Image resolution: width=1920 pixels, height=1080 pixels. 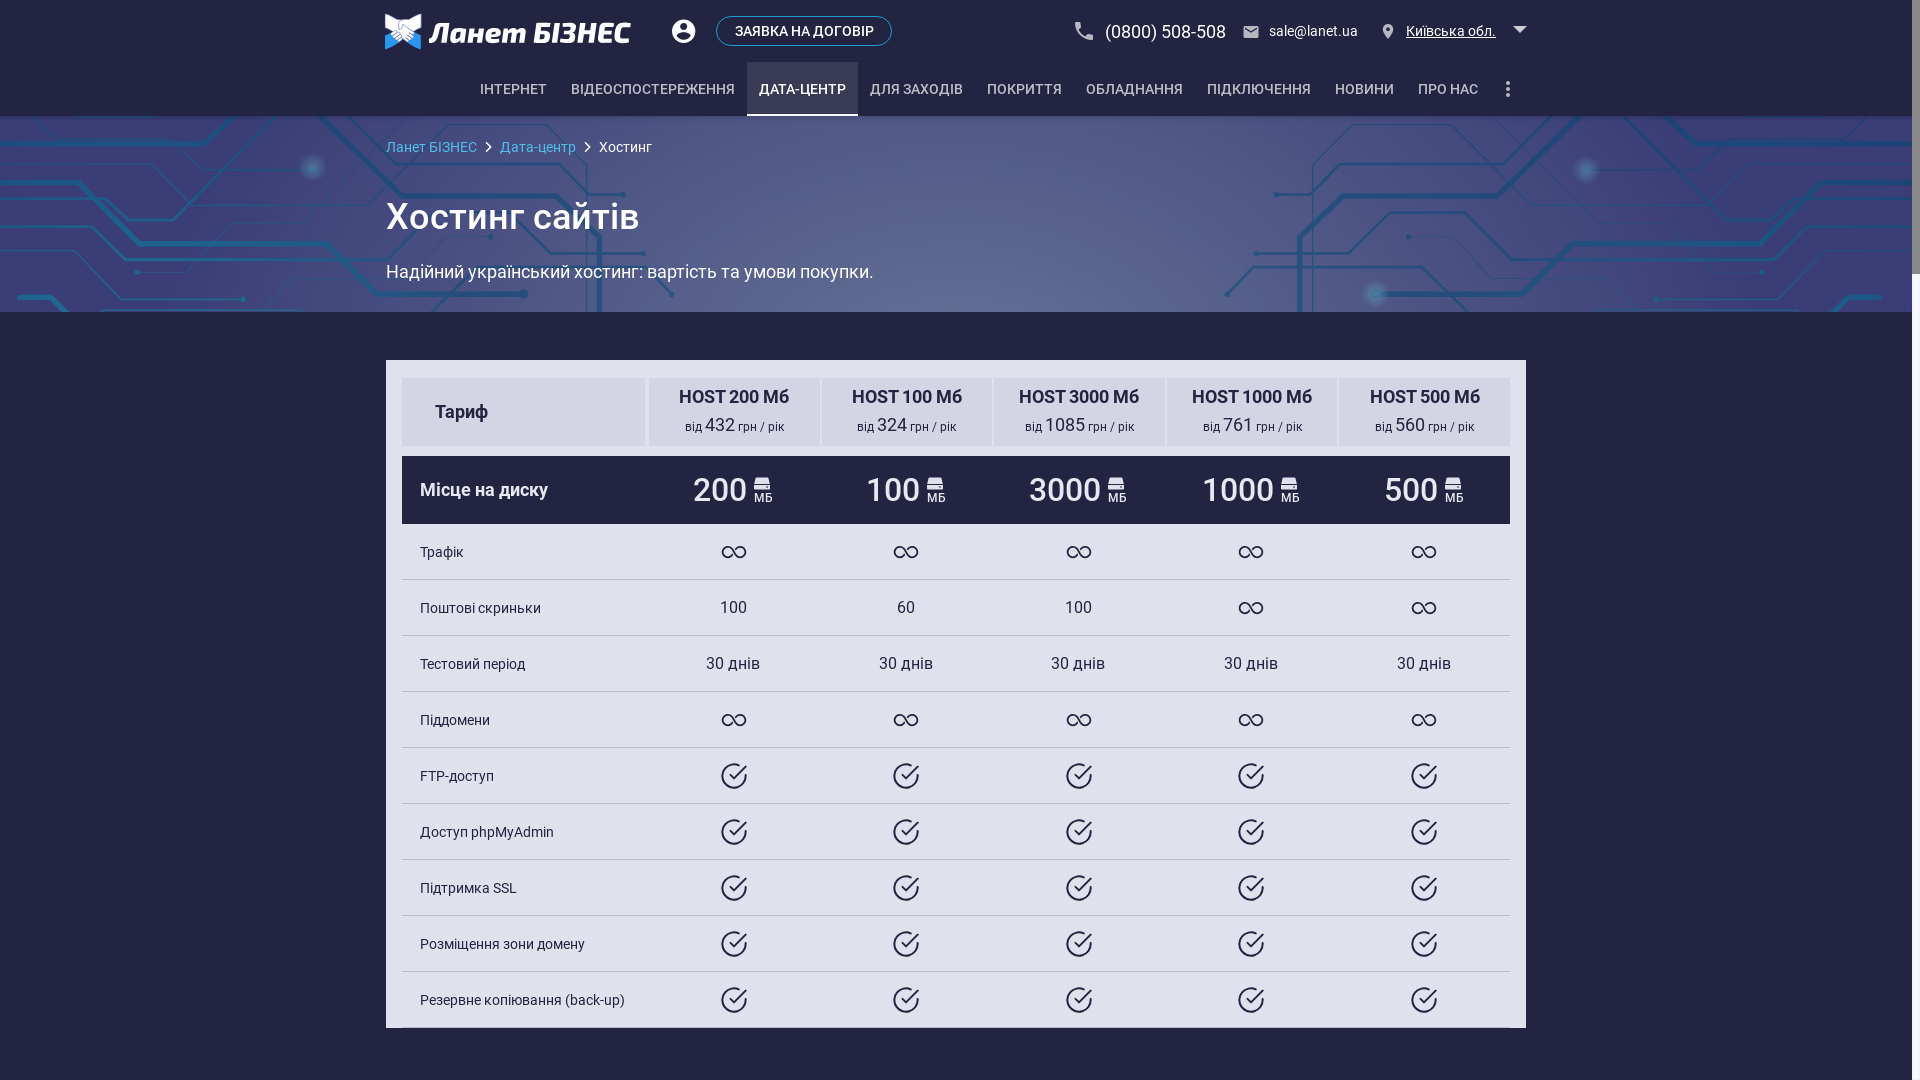 What do you see at coordinates (1151, 30) in the screenshot?
I see `'(0800) 508-508'` at bounding box center [1151, 30].